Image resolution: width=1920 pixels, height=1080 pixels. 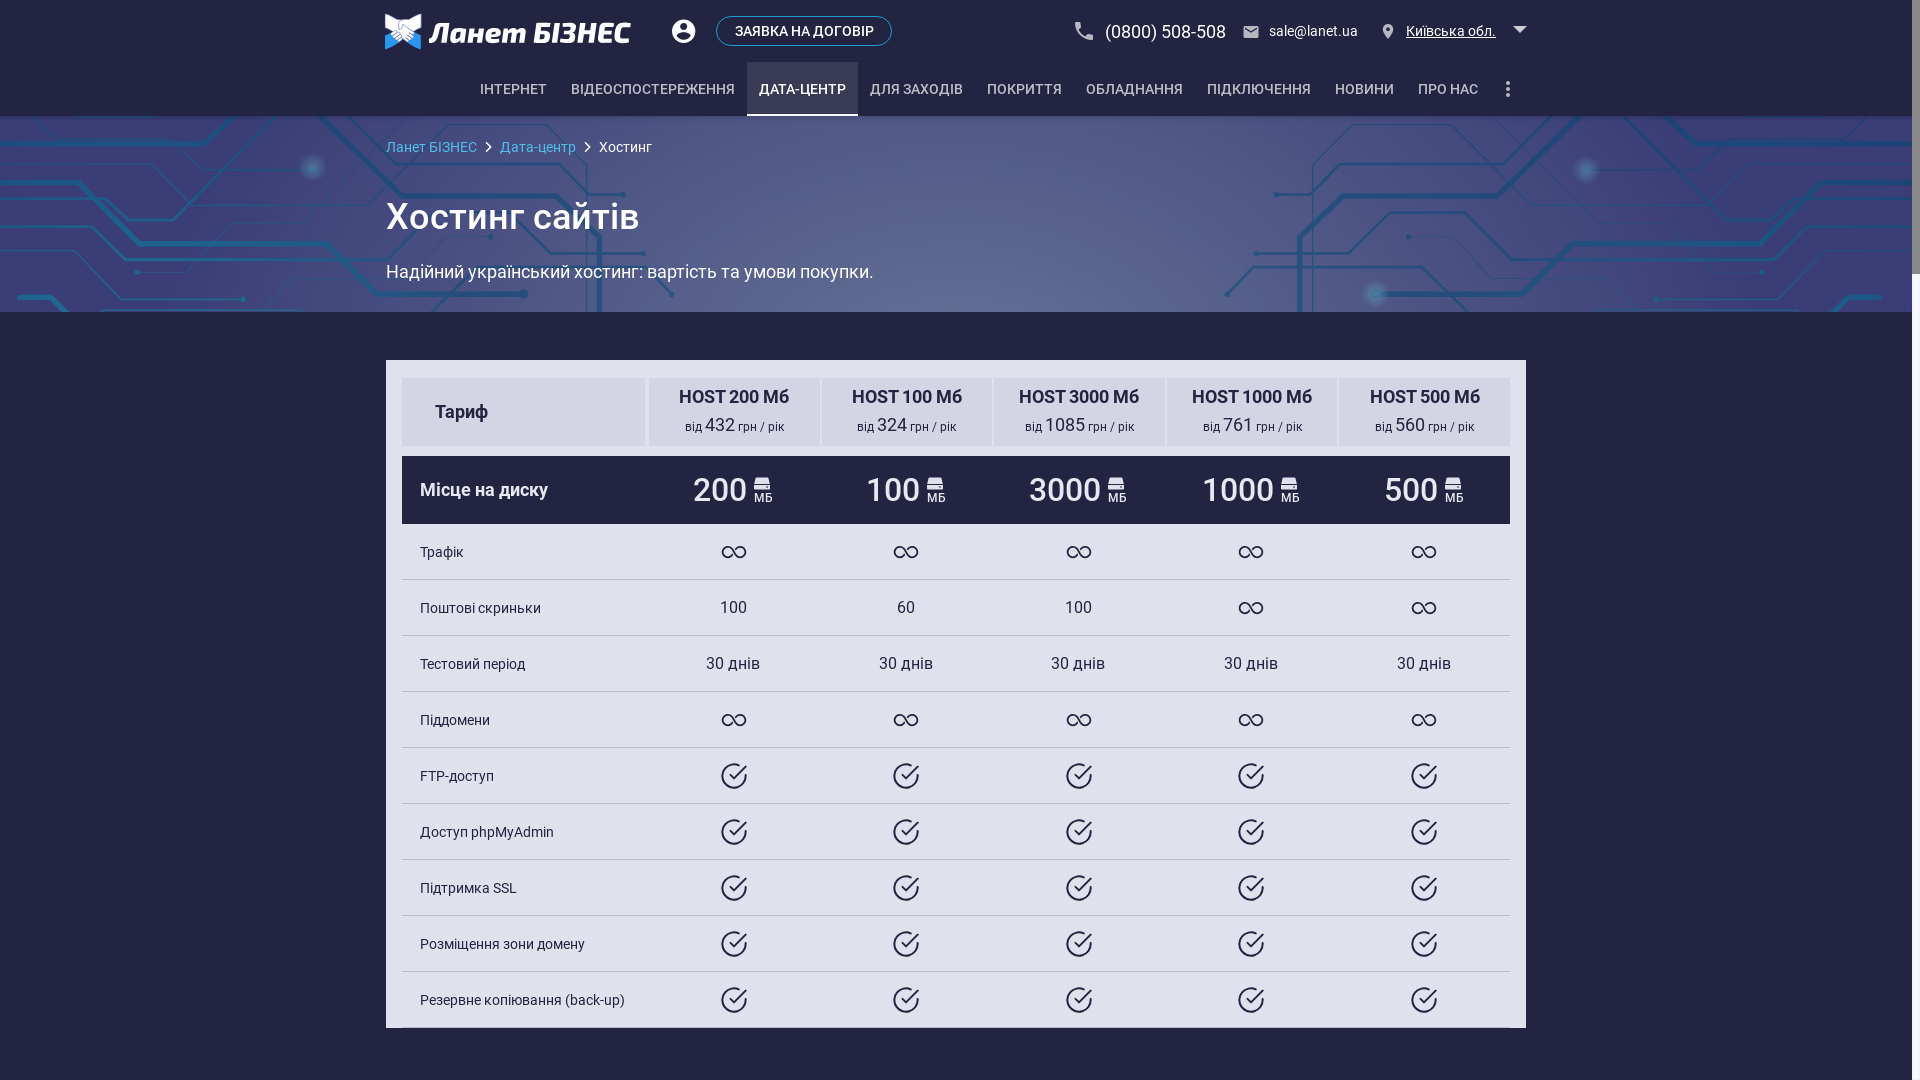 What do you see at coordinates (1151, 30) in the screenshot?
I see `'(0800) 508-508'` at bounding box center [1151, 30].